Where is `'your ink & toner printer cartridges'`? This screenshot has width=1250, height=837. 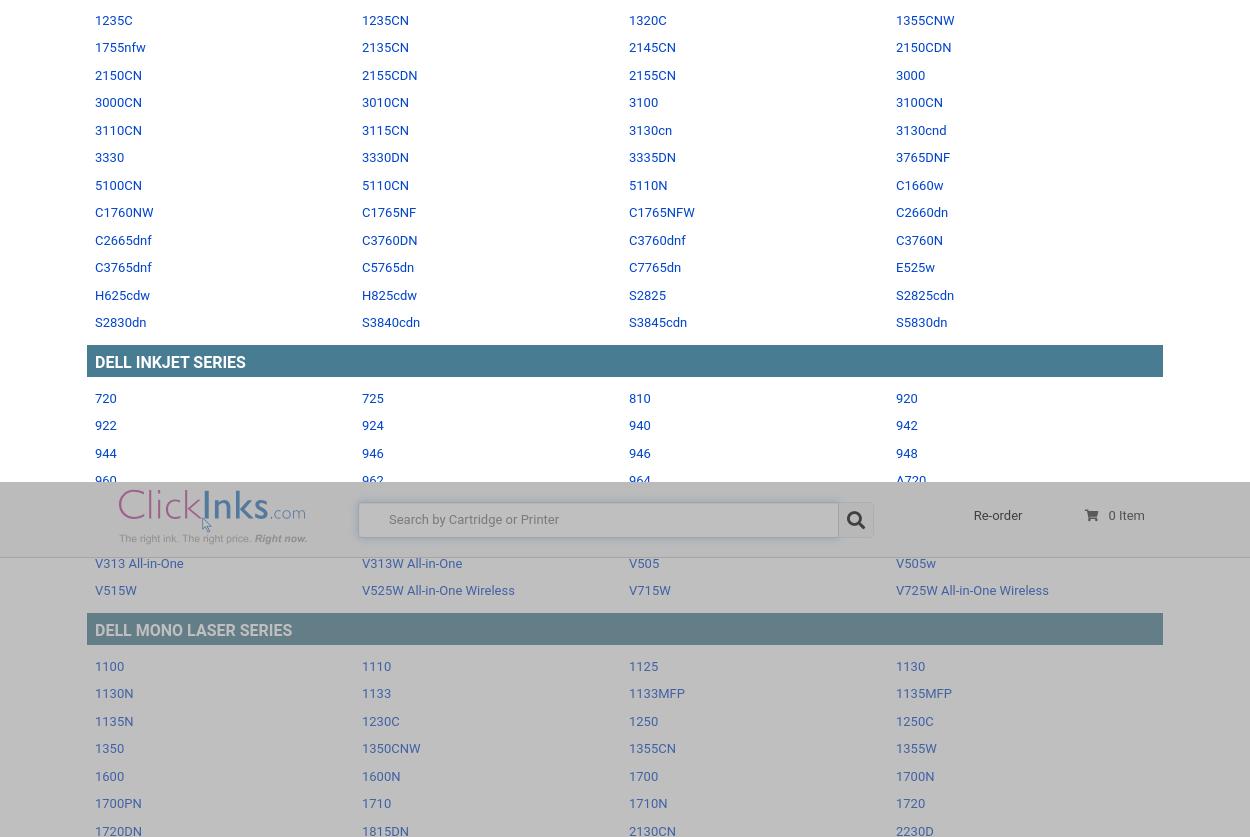
'your ink & toner printer cartridges' is located at coordinates (812, 166).